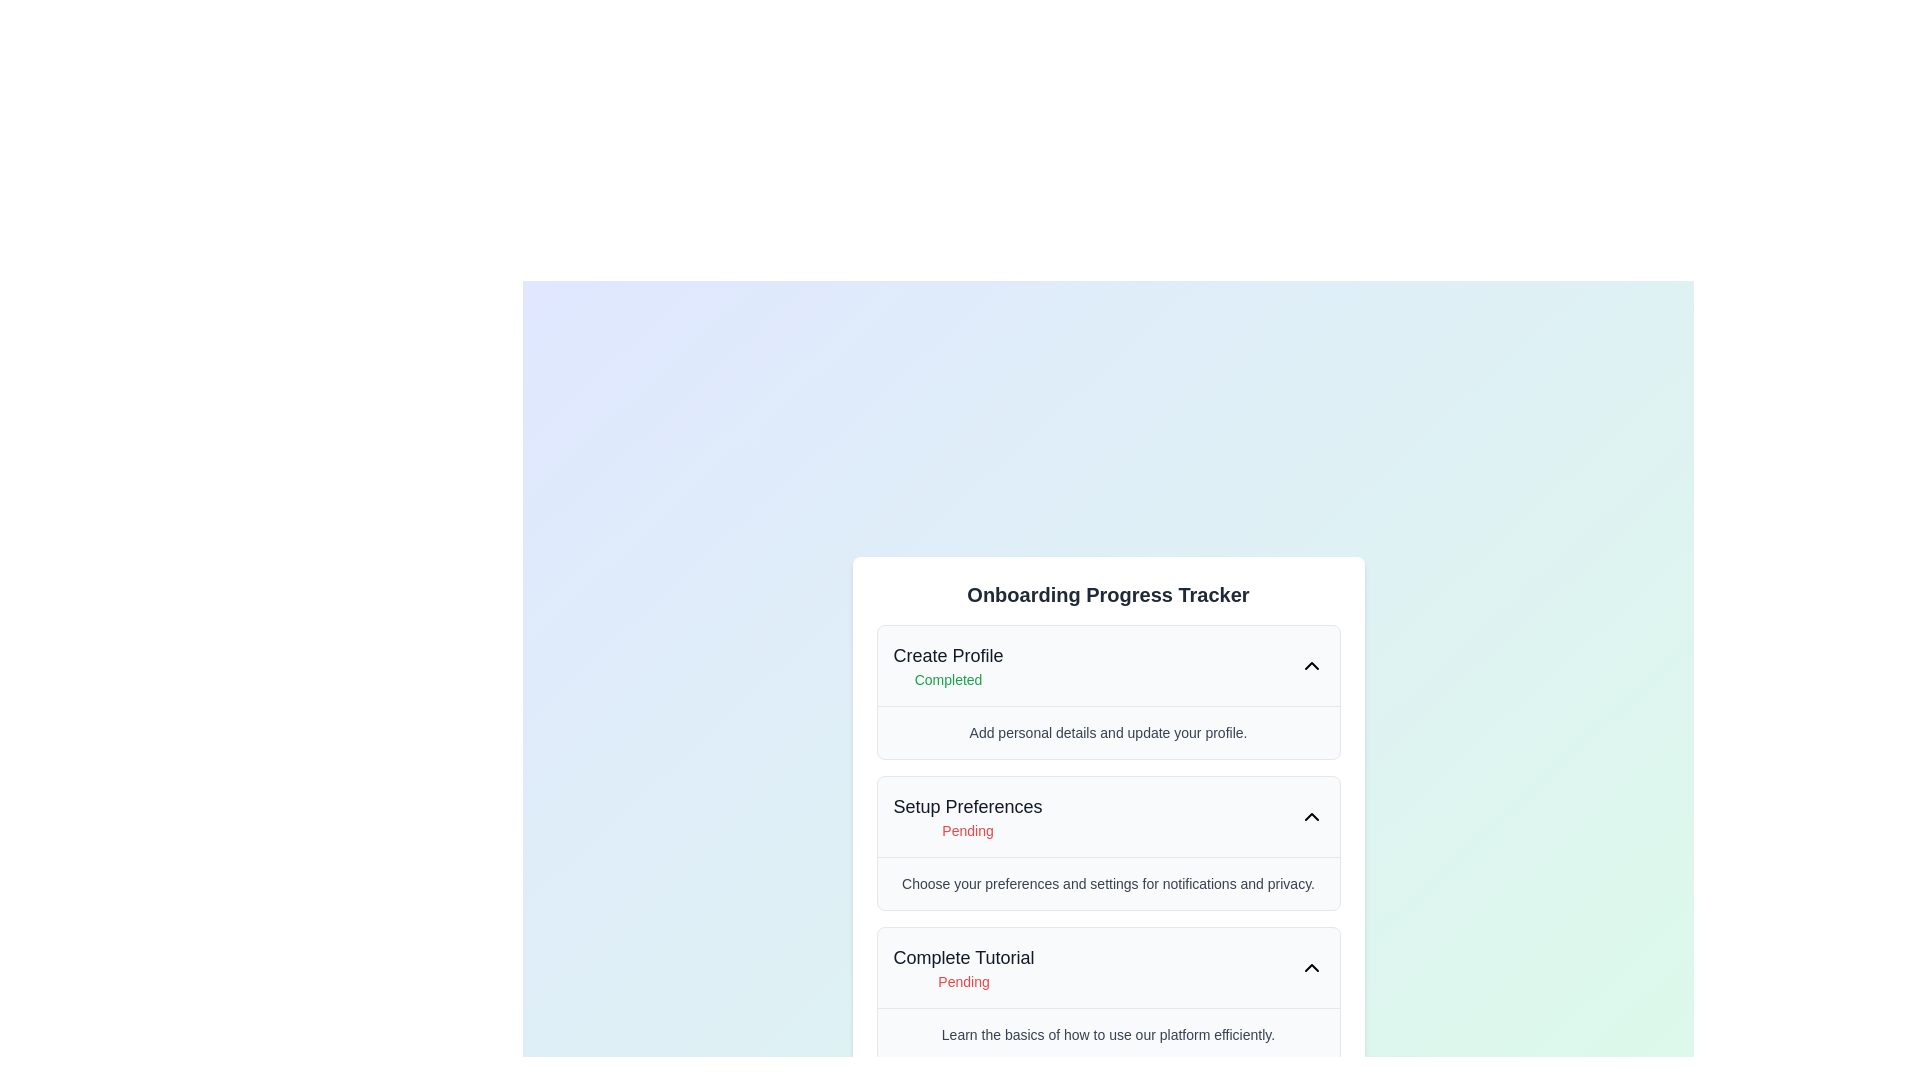 The width and height of the screenshot is (1920, 1080). What do you see at coordinates (947, 655) in the screenshot?
I see `the static text label indicating 'Create Profile' in the onboarding progress tracker, located near the top of the list-style component within the white card` at bounding box center [947, 655].